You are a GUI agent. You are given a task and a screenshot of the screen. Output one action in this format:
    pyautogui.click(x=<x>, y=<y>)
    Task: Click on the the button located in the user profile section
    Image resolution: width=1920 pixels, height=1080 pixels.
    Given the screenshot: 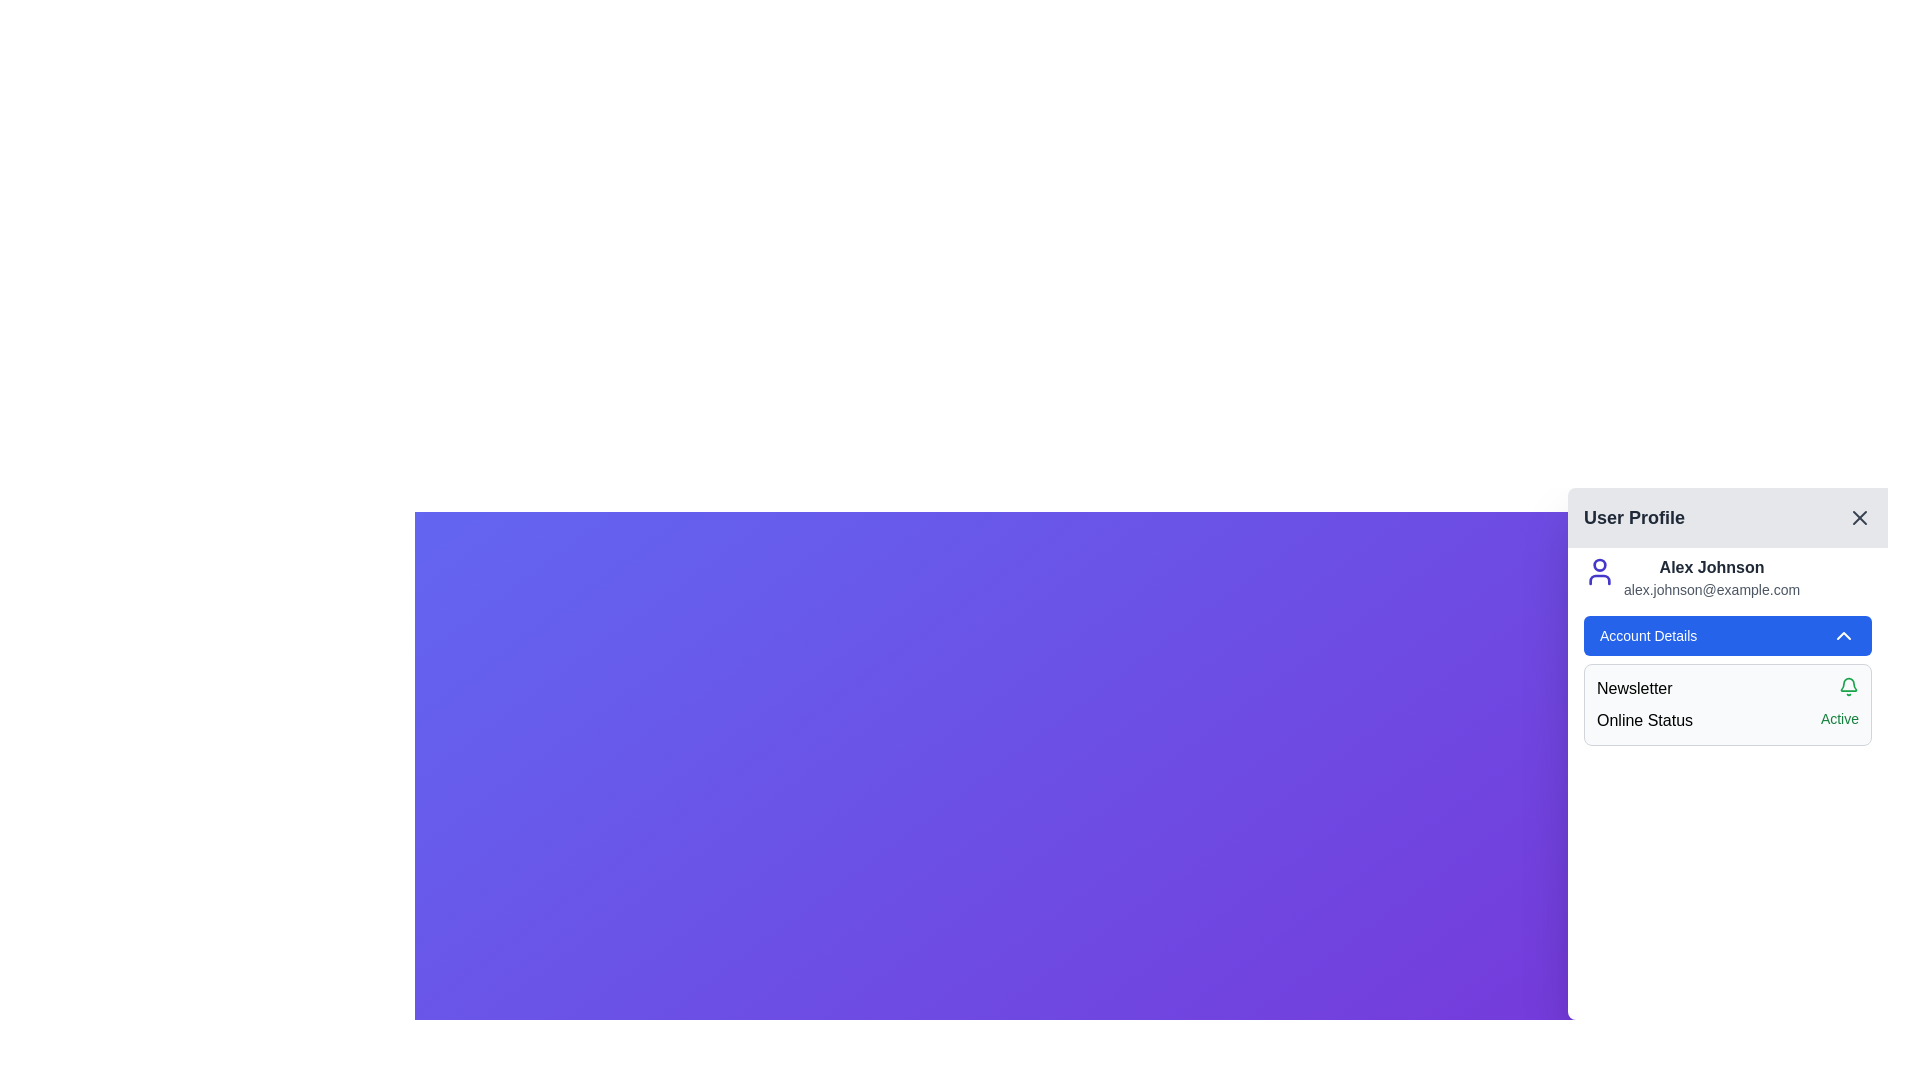 What is the action you would take?
    pyautogui.click(x=1727, y=636)
    